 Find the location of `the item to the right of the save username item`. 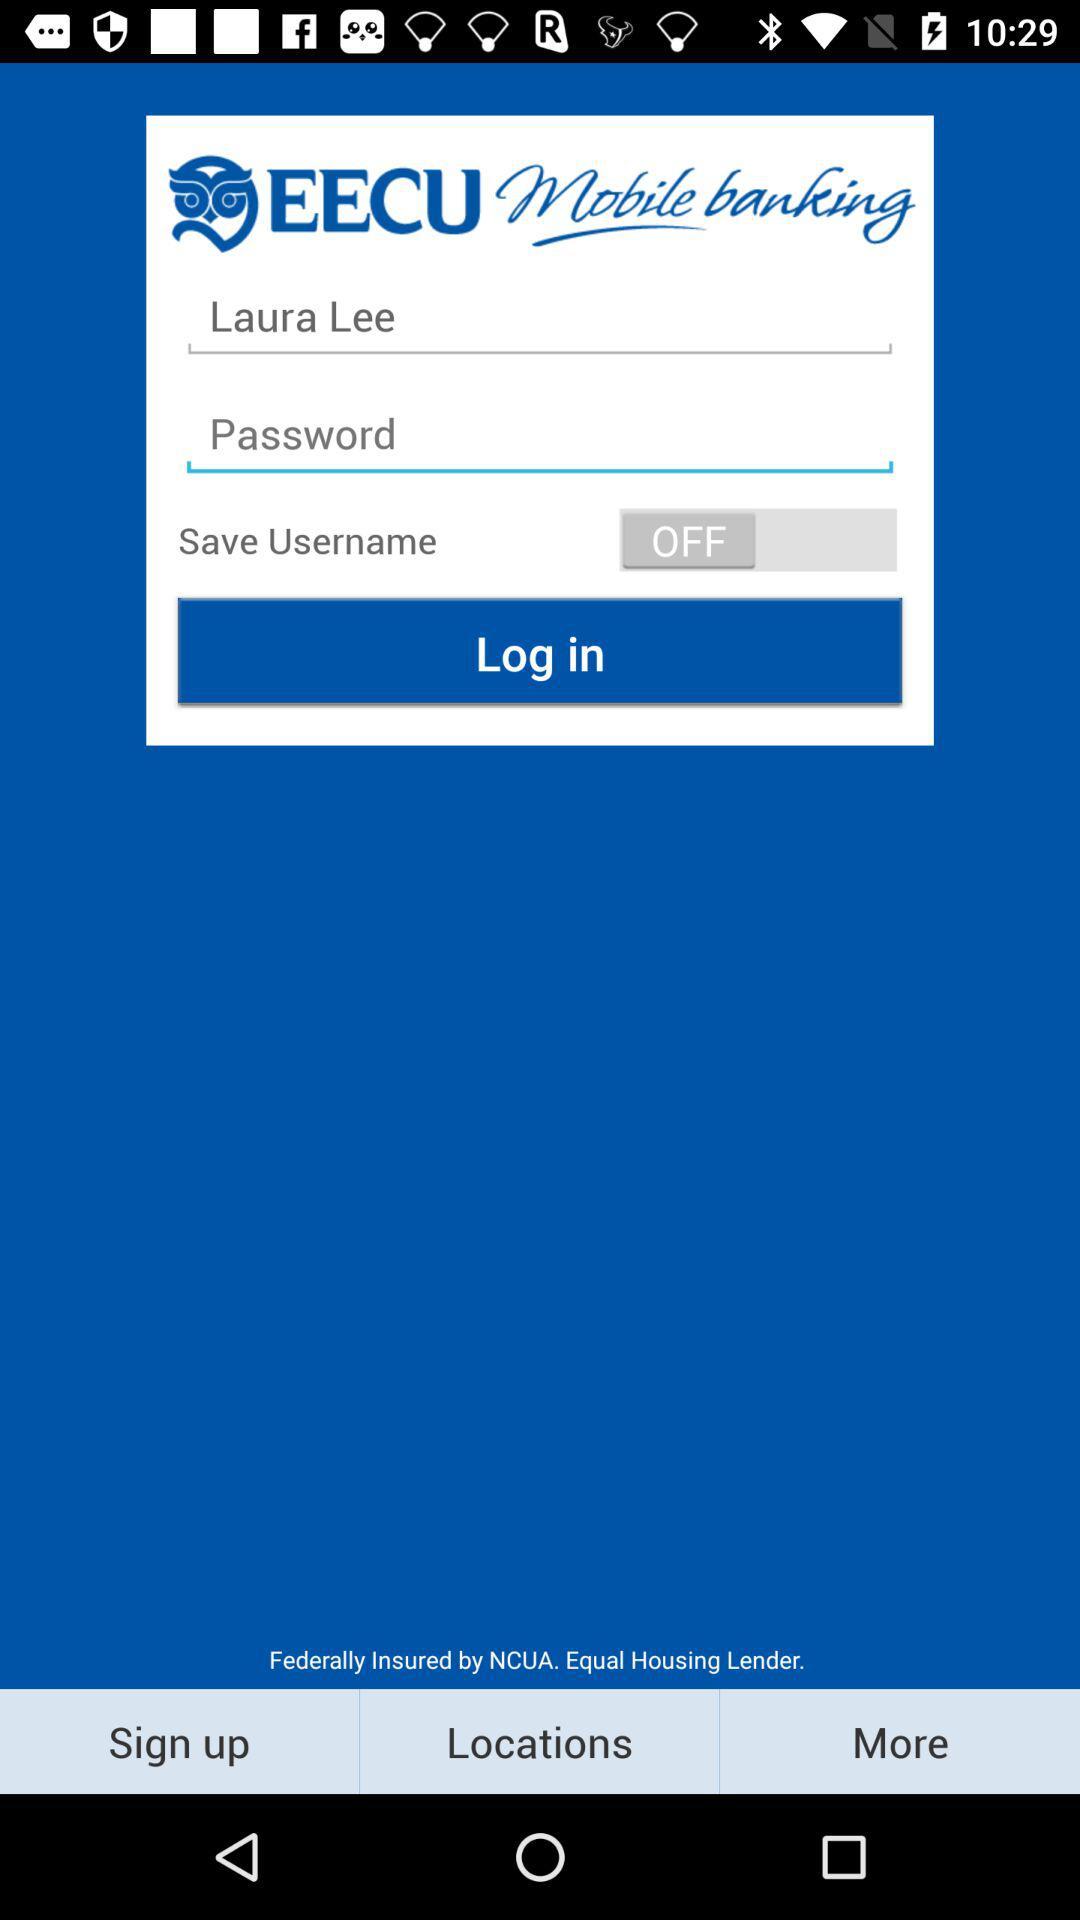

the item to the right of the save username item is located at coordinates (758, 539).